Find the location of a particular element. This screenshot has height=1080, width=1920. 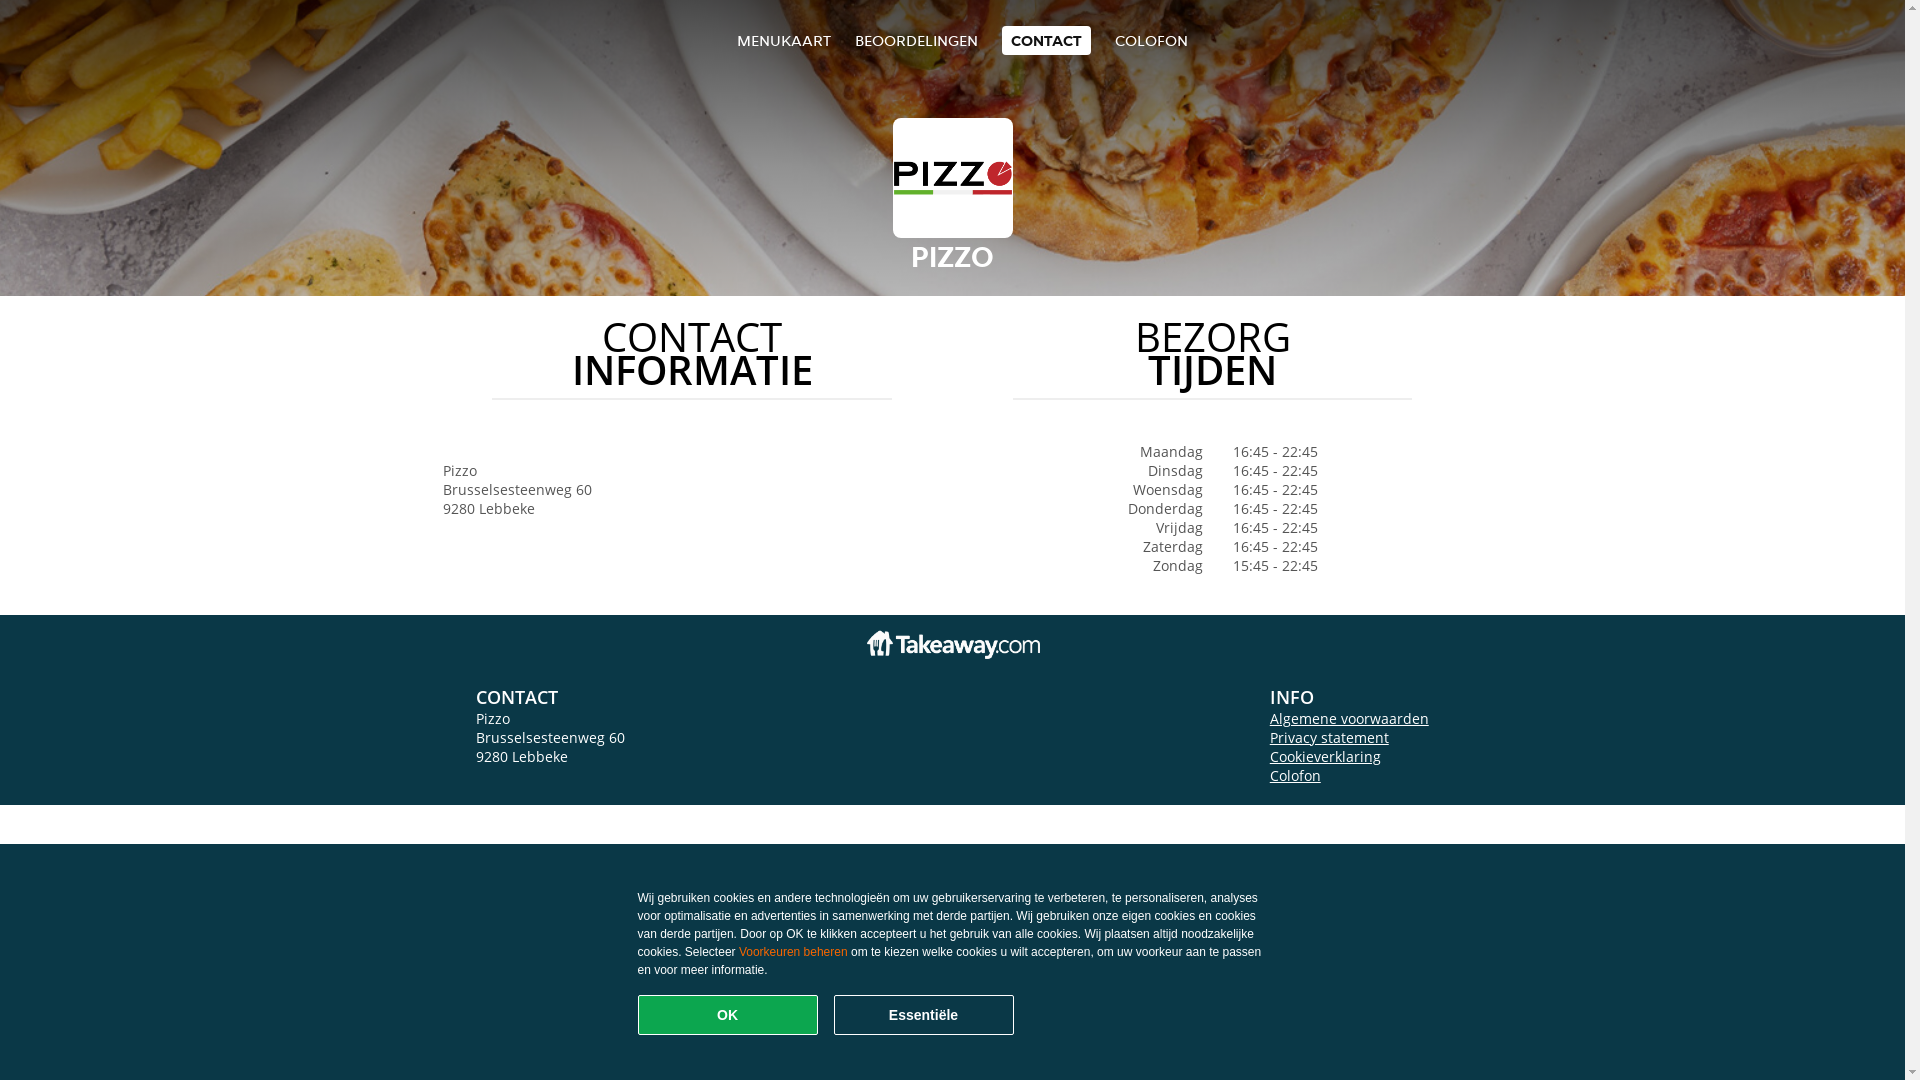

'Privacy statement' is located at coordinates (1329, 737).